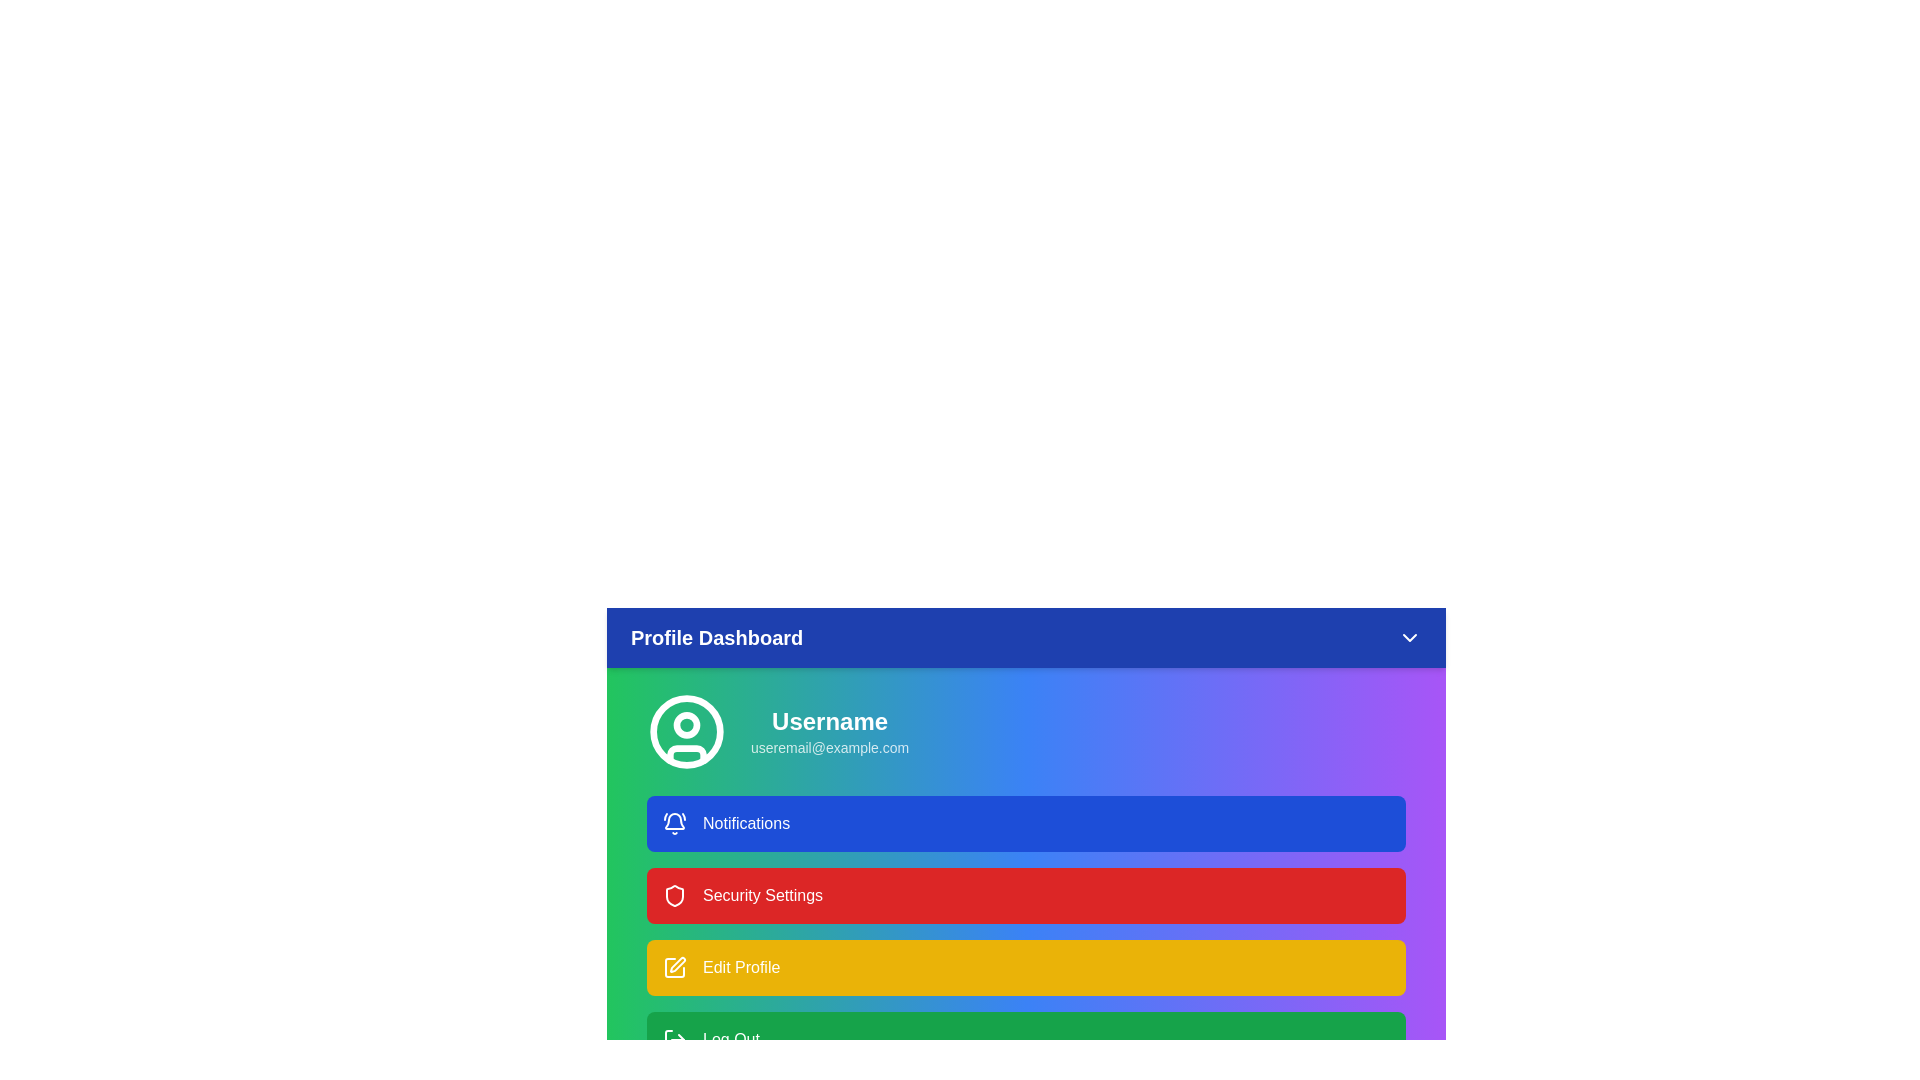  Describe the element at coordinates (1026, 894) in the screenshot. I see `the 'Security Settings' menu item` at that location.